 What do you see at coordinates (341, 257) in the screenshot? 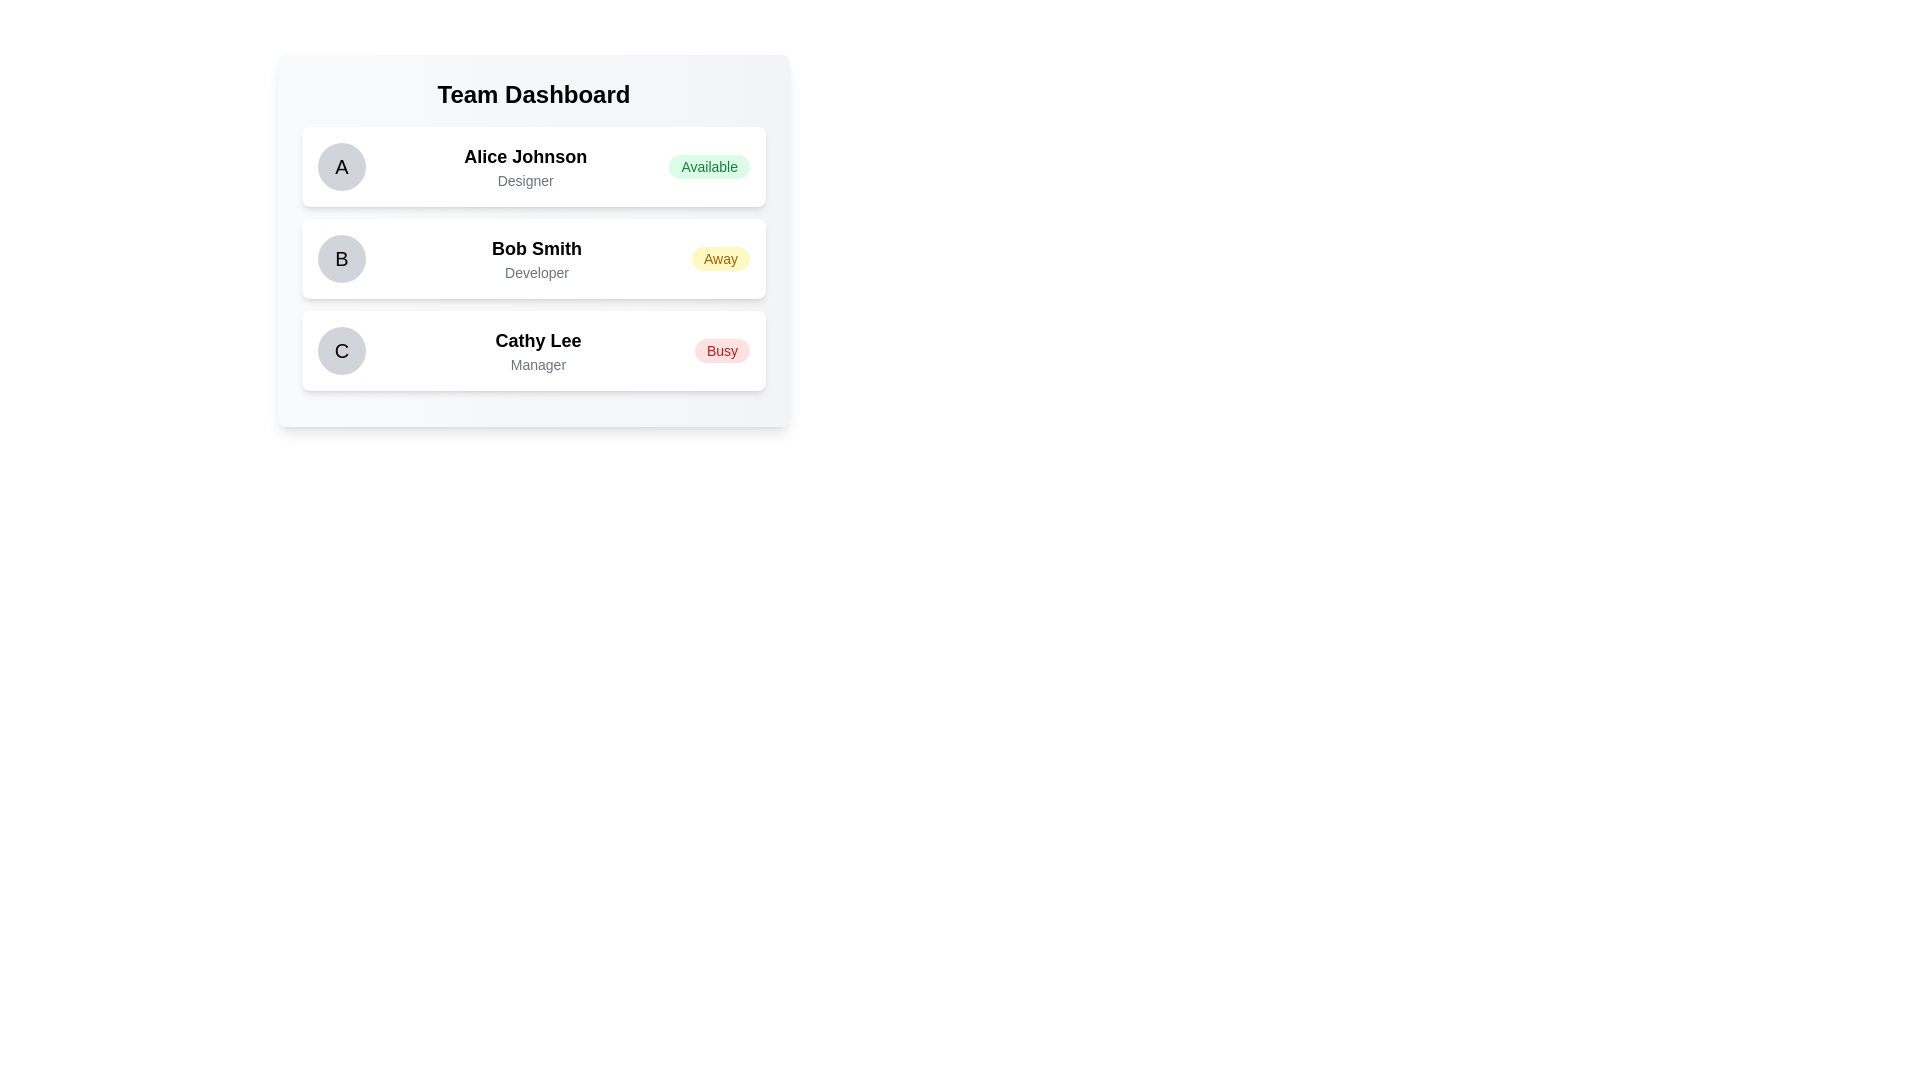
I see `the Avatar placeholder for 'Bob Smith'` at bounding box center [341, 257].